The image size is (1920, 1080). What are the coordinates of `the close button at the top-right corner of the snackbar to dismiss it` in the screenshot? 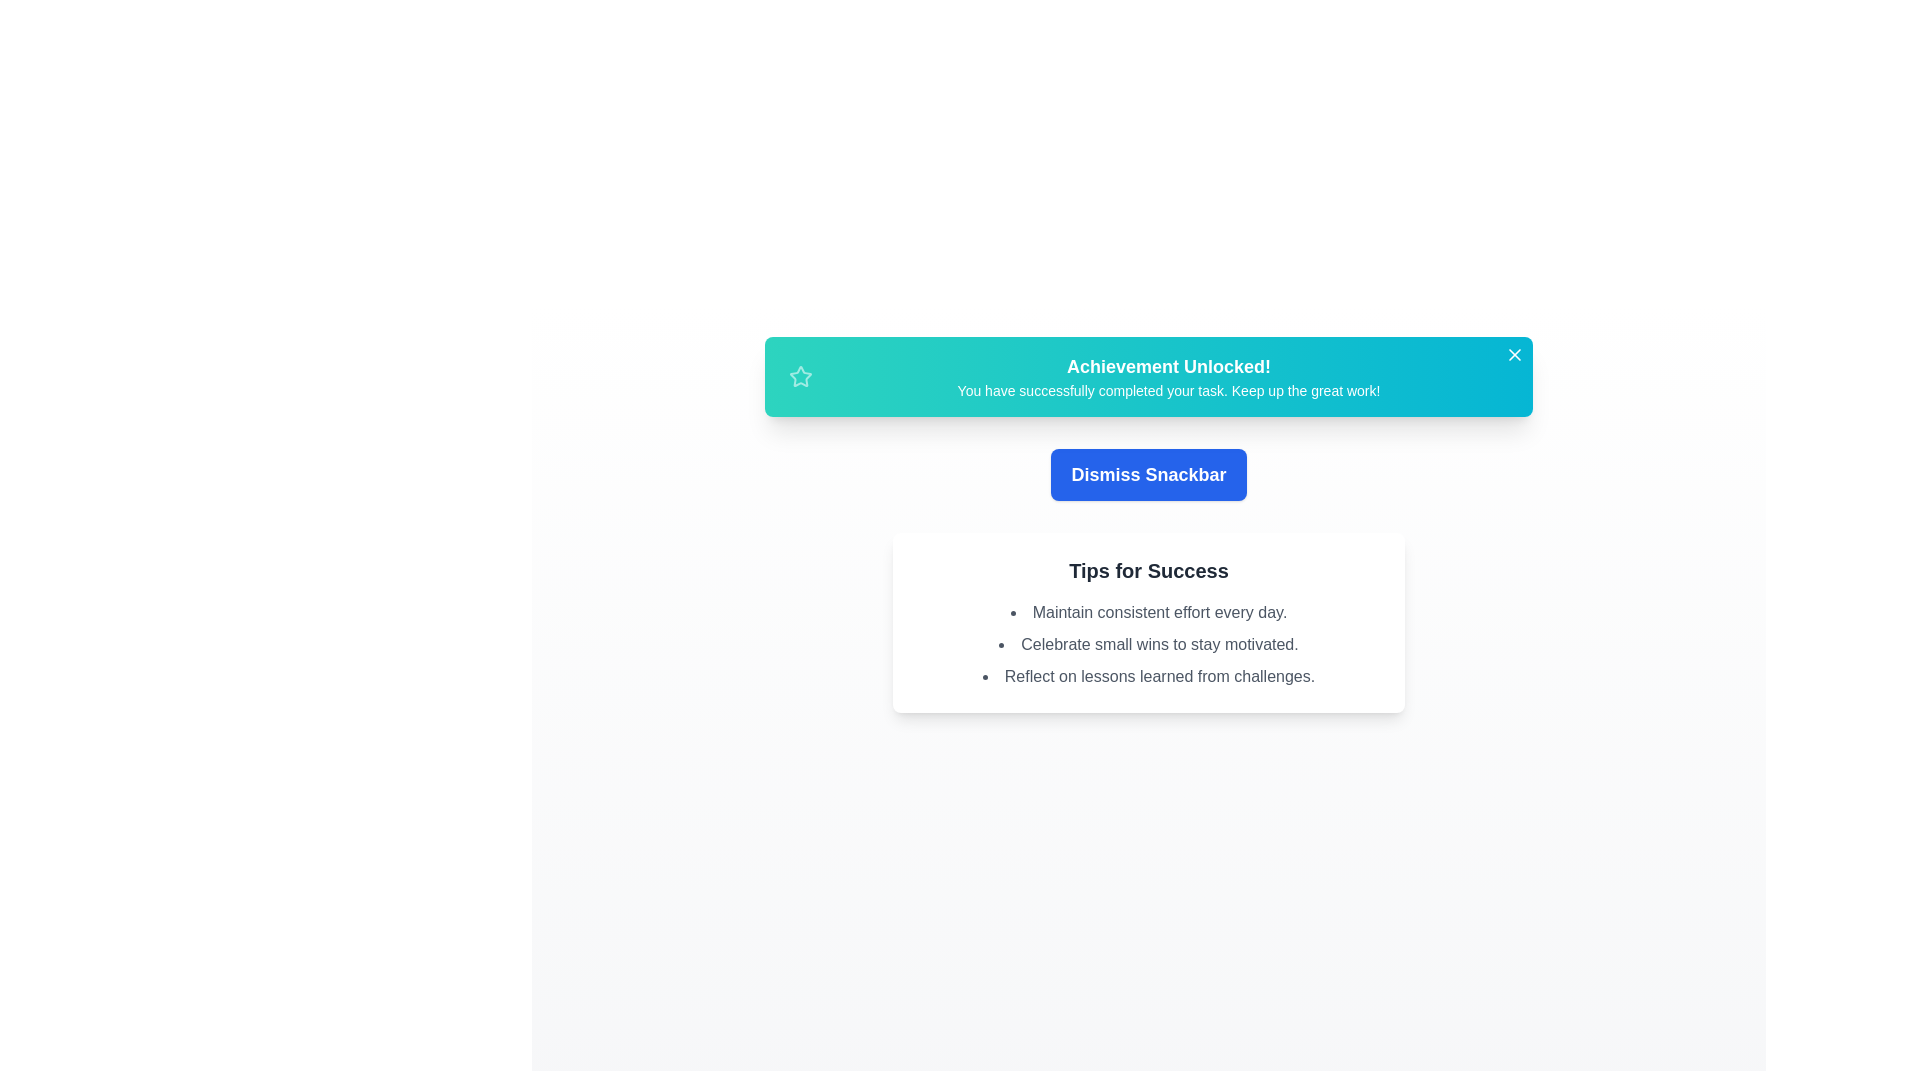 It's located at (1515, 353).